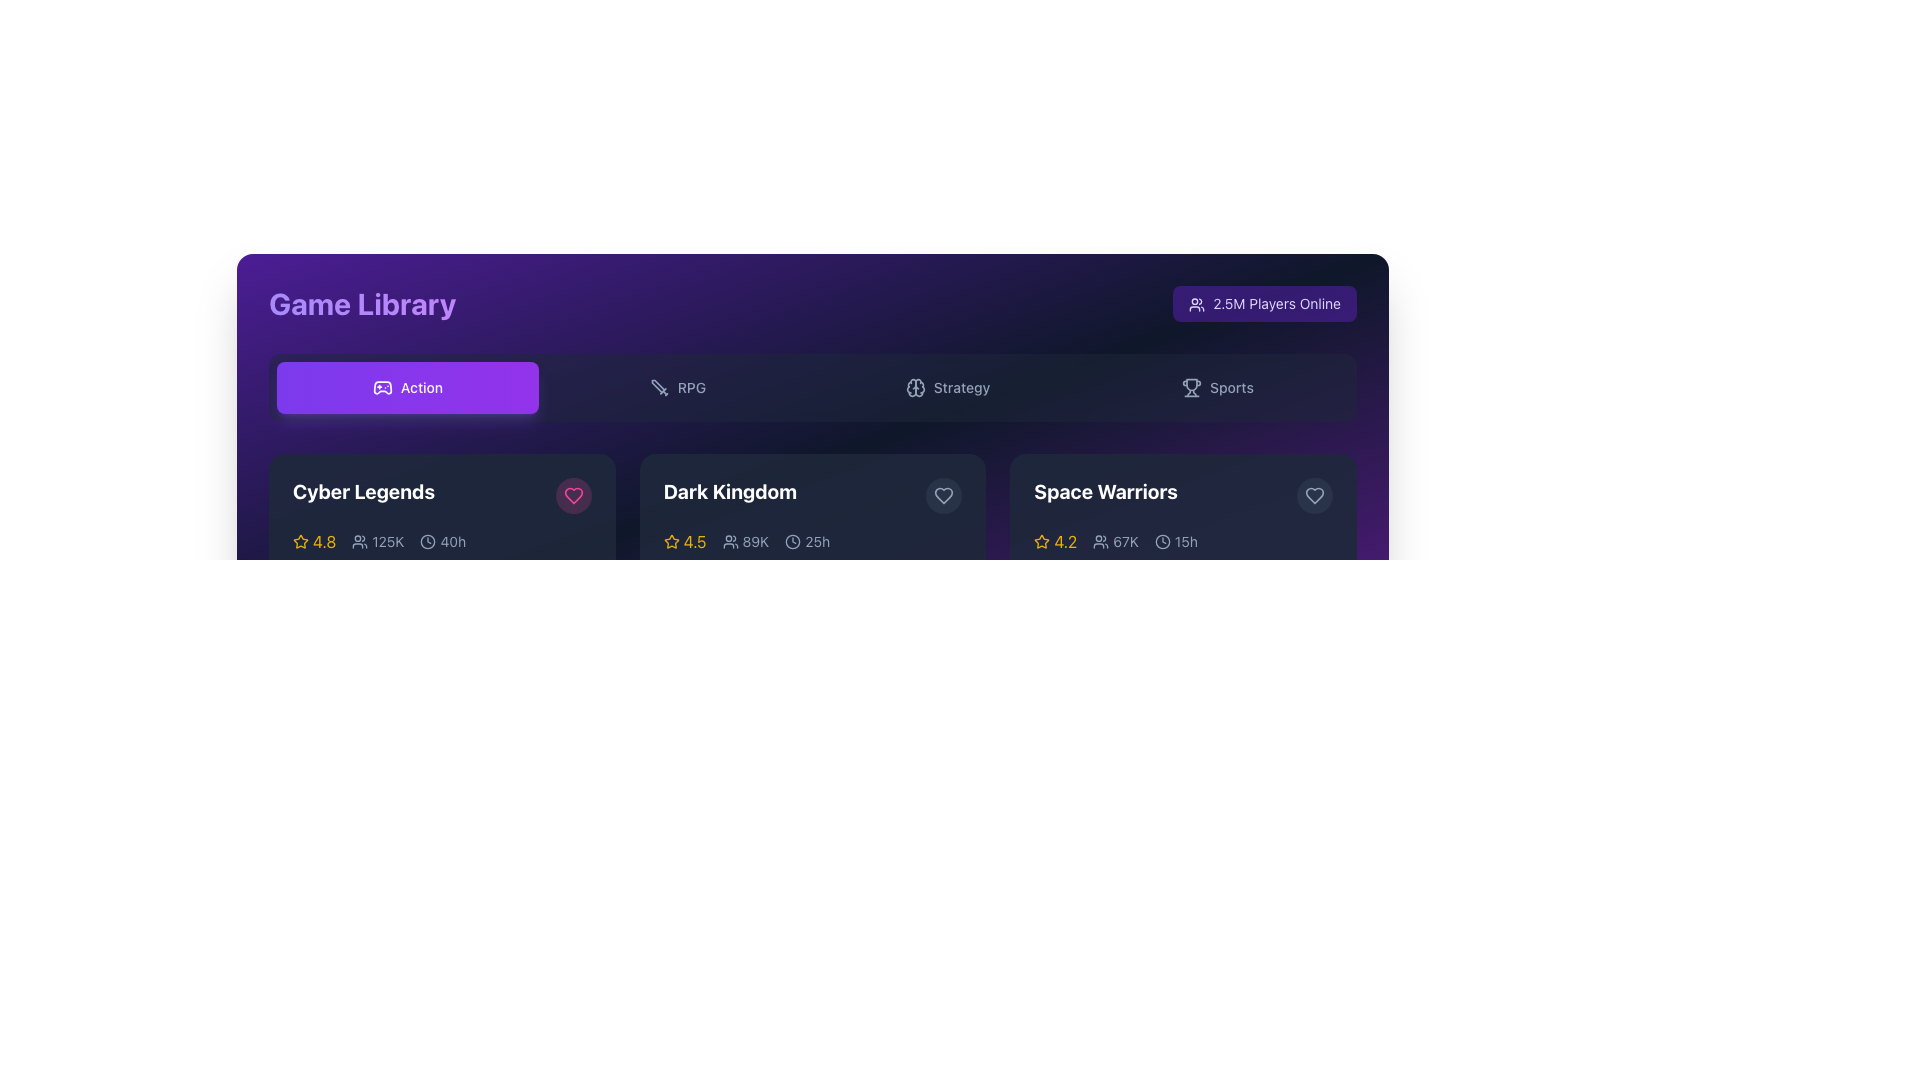  What do you see at coordinates (659, 388) in the screenshot?
I see `the decorative SVG icon representing 'RPG' located to the left of the text 'RPG' in the navigation row` at bounding box center [659, 388].